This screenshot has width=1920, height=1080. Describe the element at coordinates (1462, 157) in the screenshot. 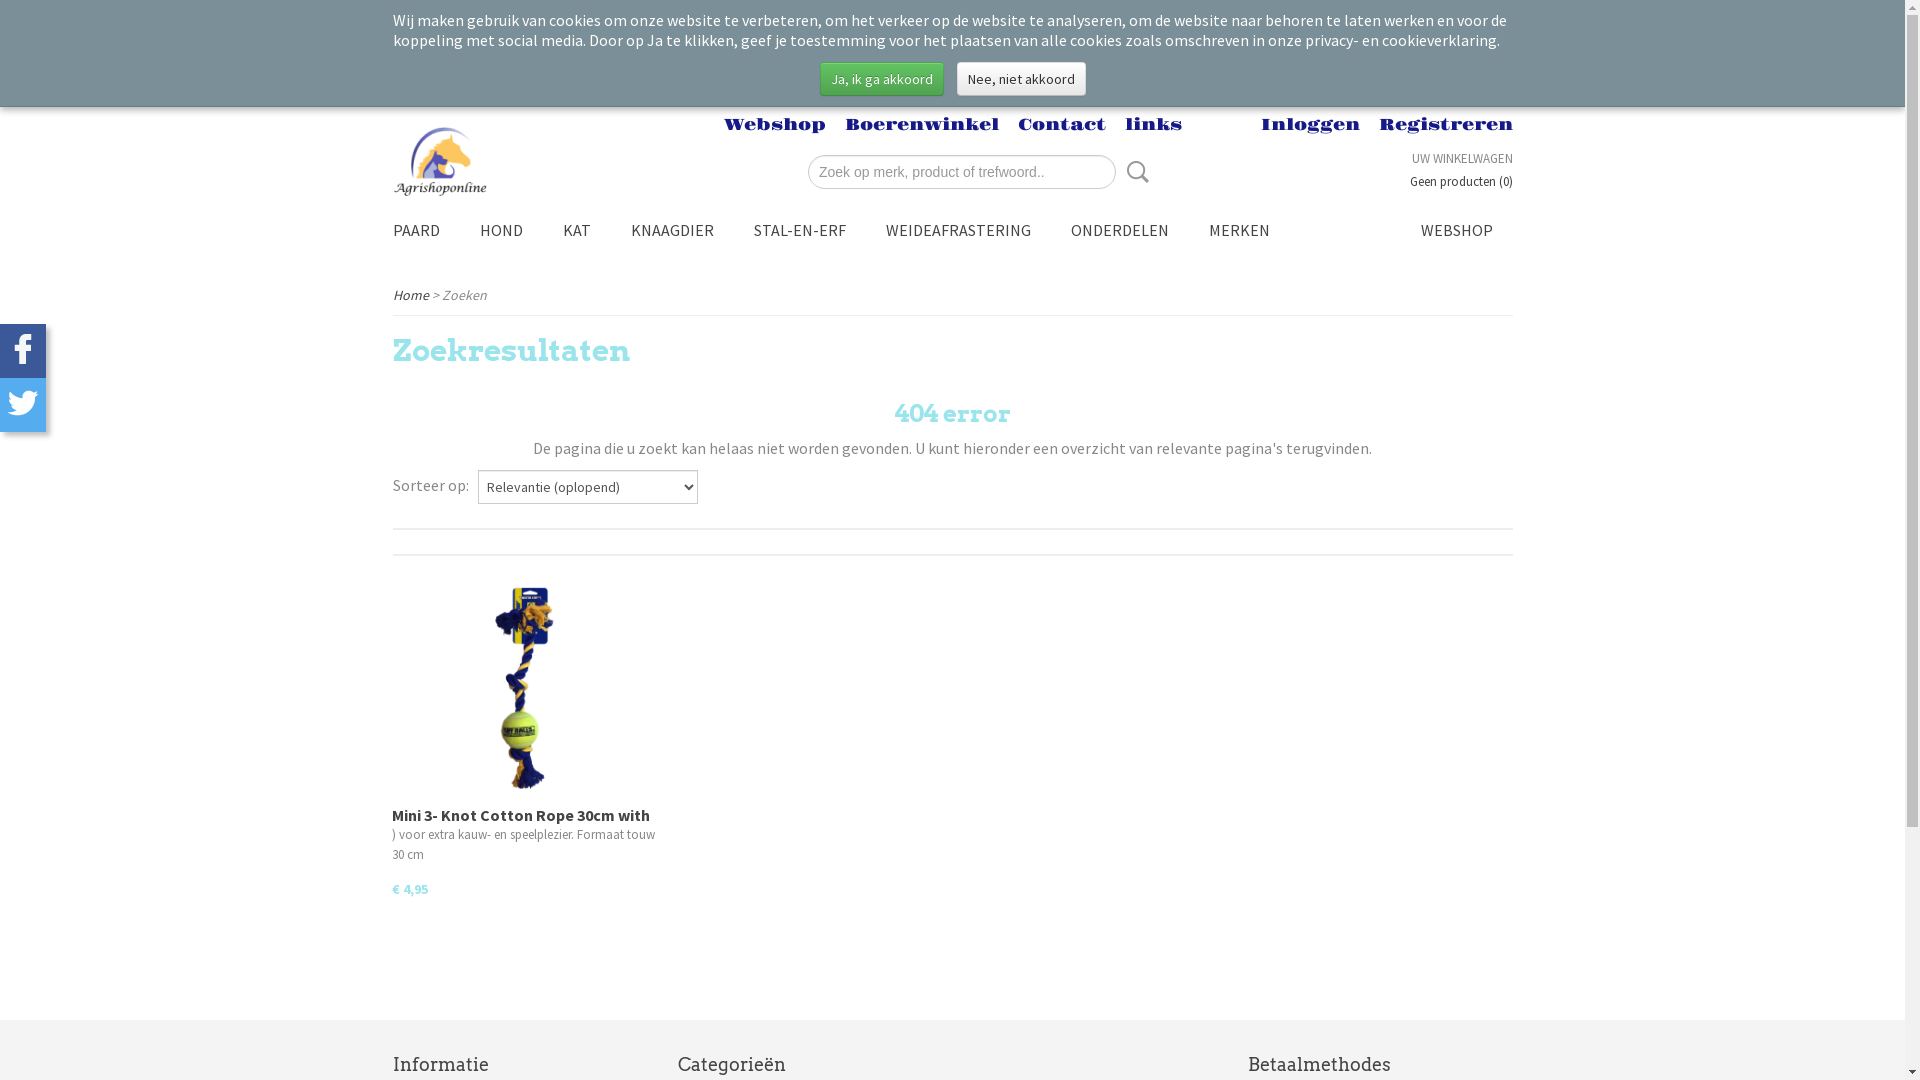

I see `'UW WINKELWAGEN'` at that location.